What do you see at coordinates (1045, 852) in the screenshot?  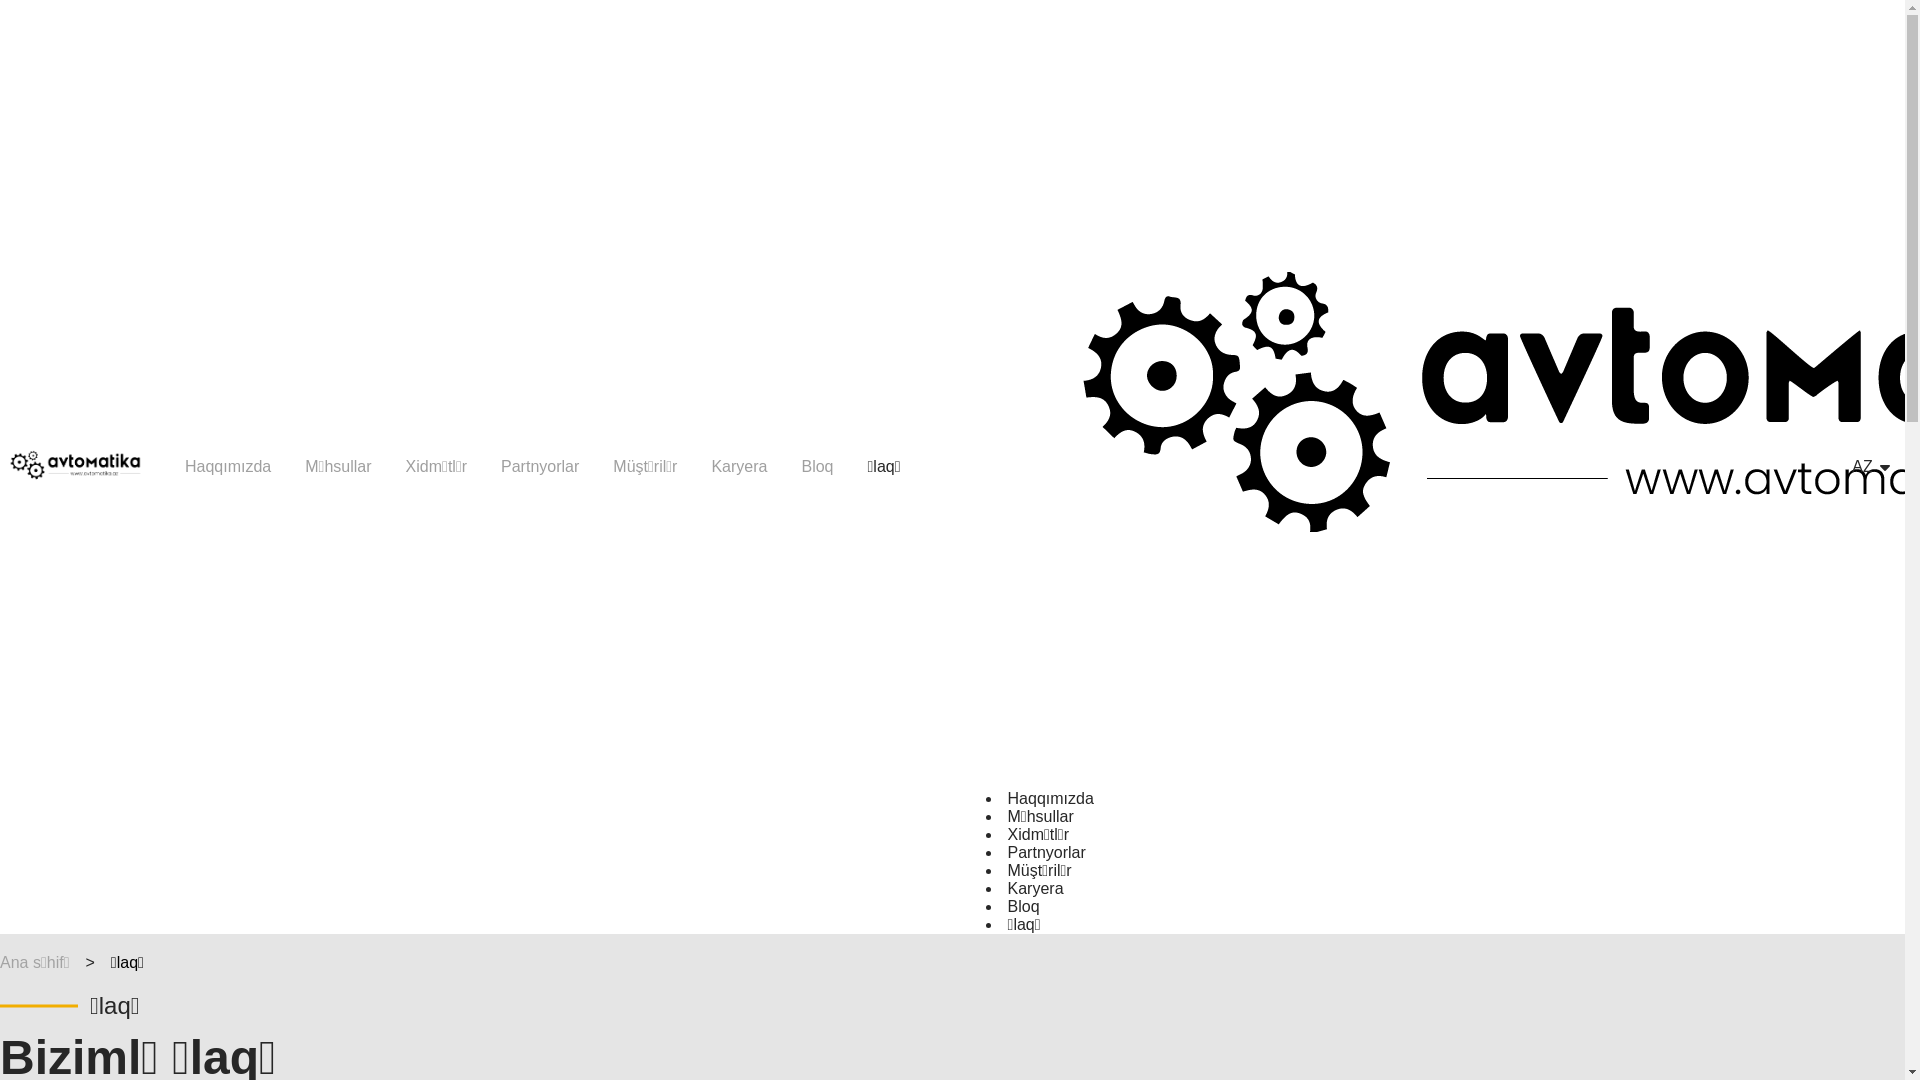 I see `'Partnyorlar'` at bounding box center [1045, 852].